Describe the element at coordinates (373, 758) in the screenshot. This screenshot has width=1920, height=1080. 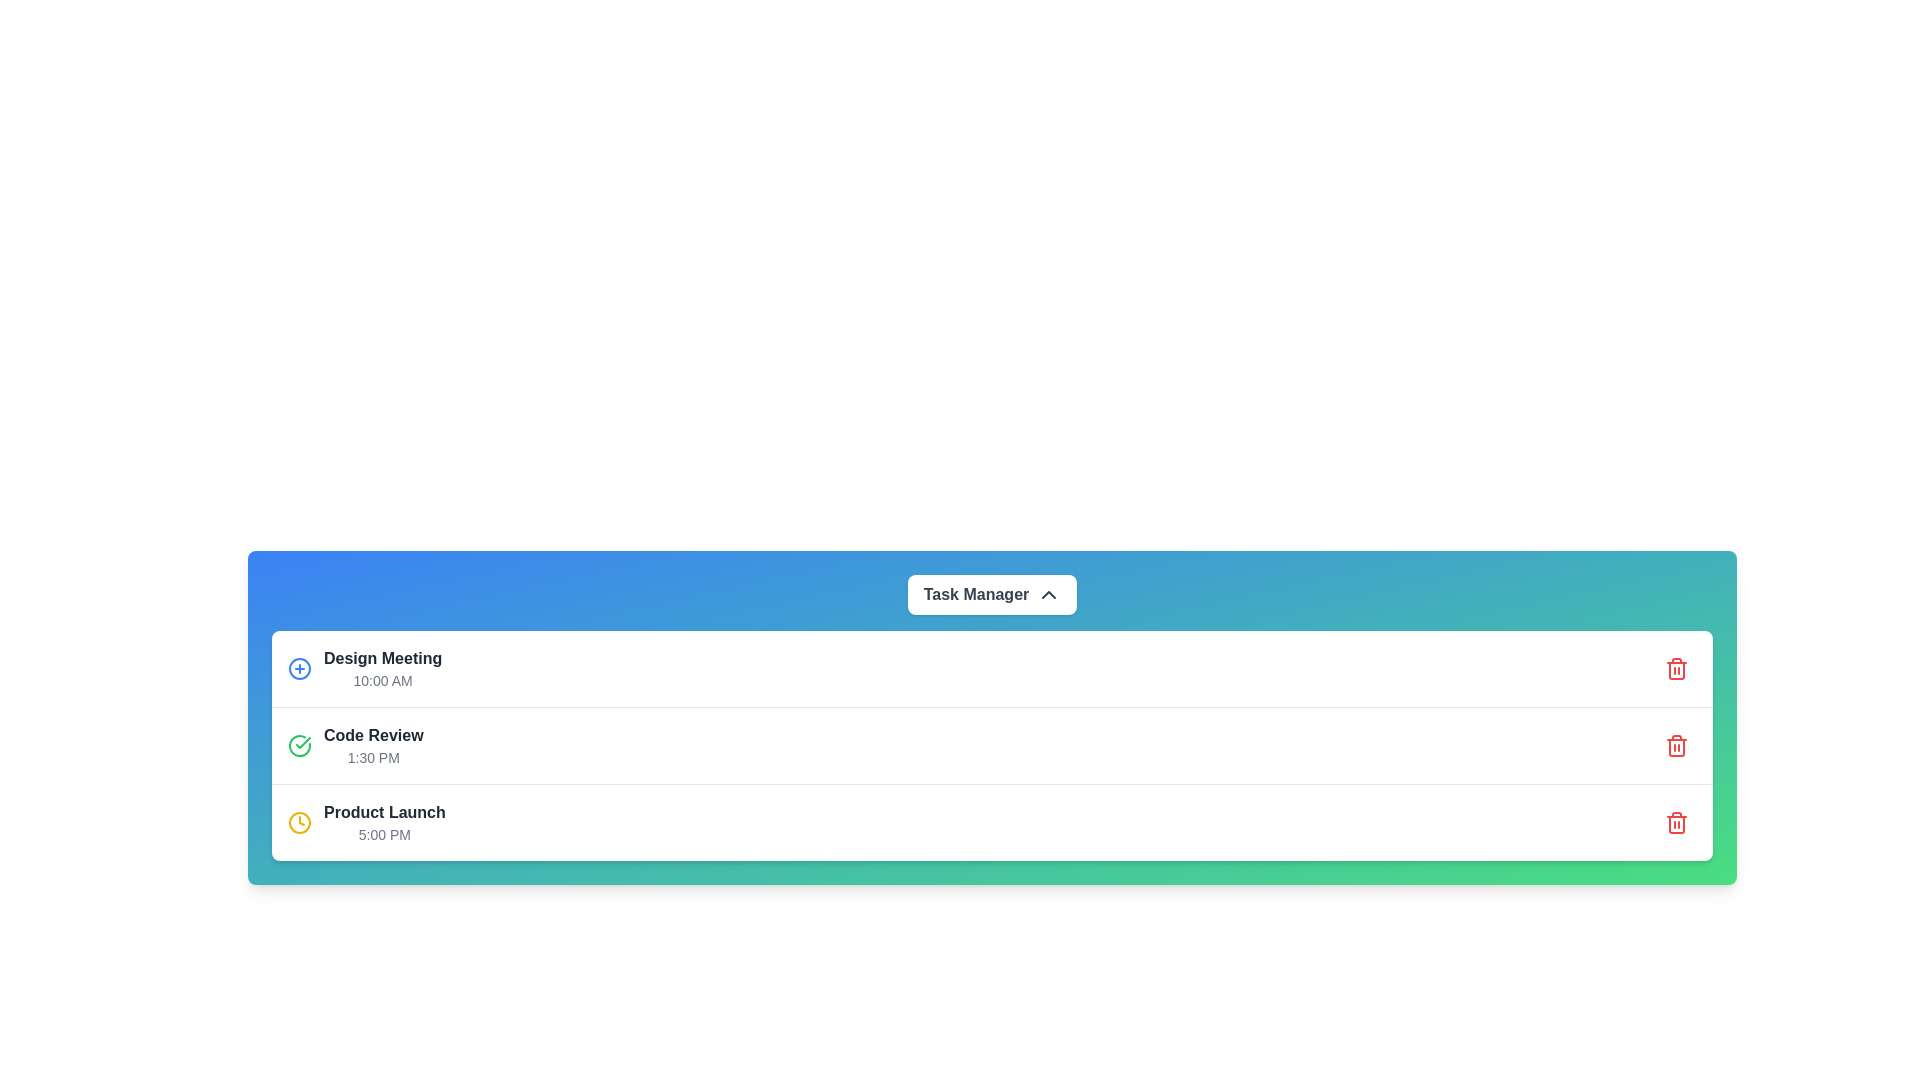
I see `the static text label displaying '1:30 PM', which is located below the 'Code Review' label in the task list` at that location.